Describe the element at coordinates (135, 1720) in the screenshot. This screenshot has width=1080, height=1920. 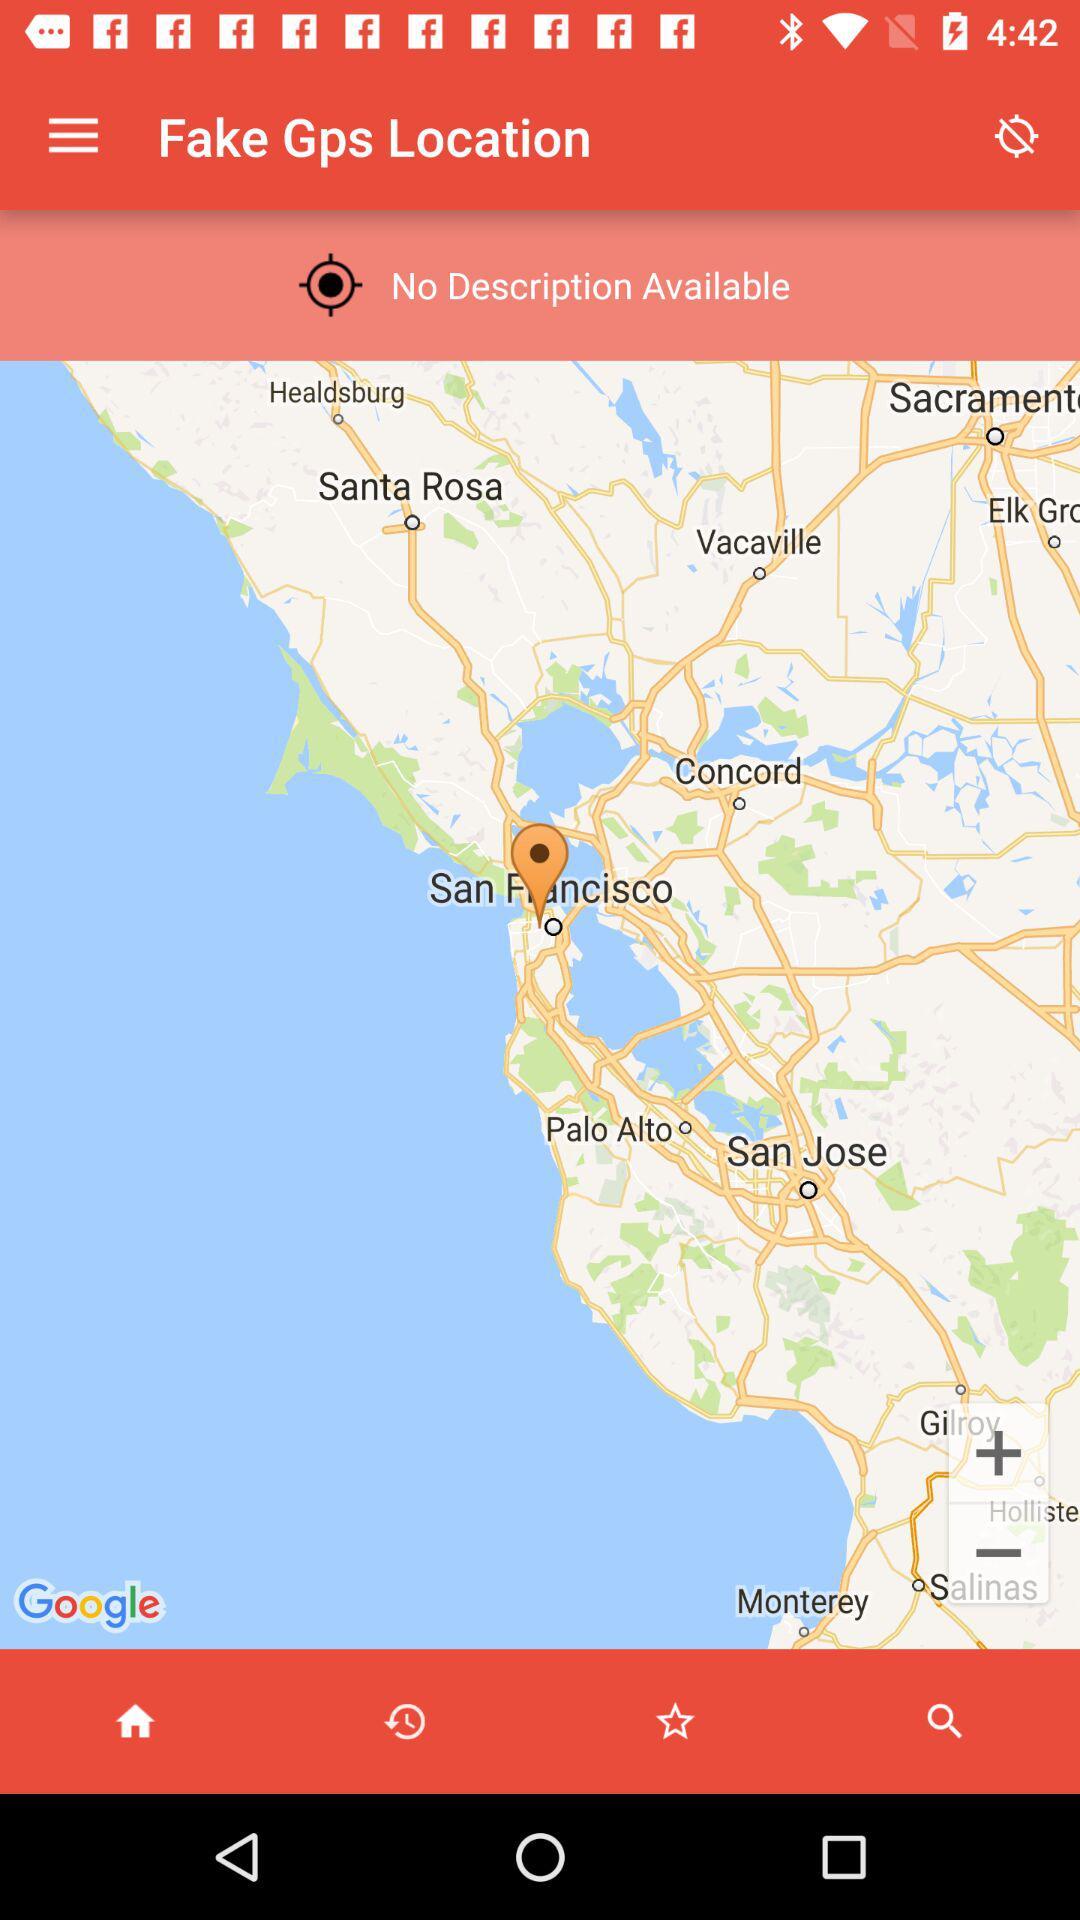
I see `go home` at that location.